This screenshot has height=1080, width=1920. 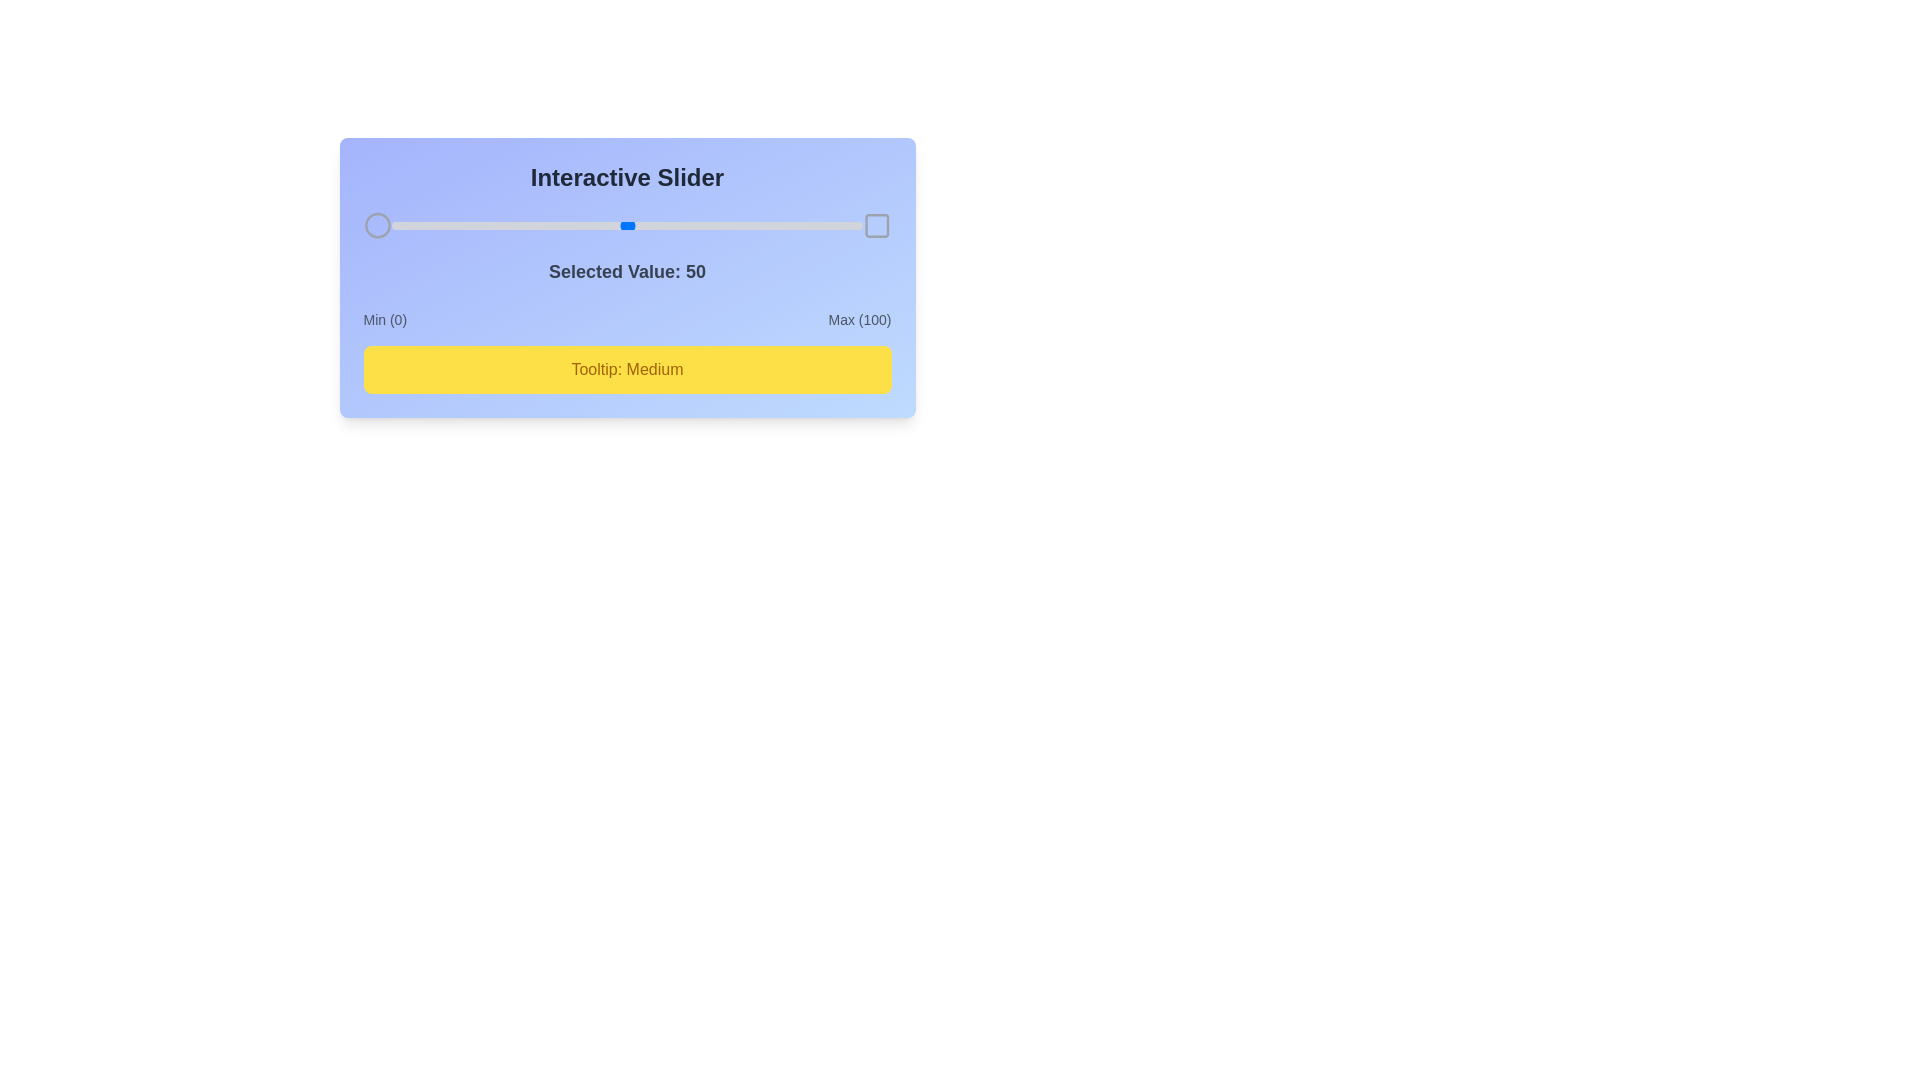 I want to click on the slider to set its value to 97, so click(x=848, y=225).